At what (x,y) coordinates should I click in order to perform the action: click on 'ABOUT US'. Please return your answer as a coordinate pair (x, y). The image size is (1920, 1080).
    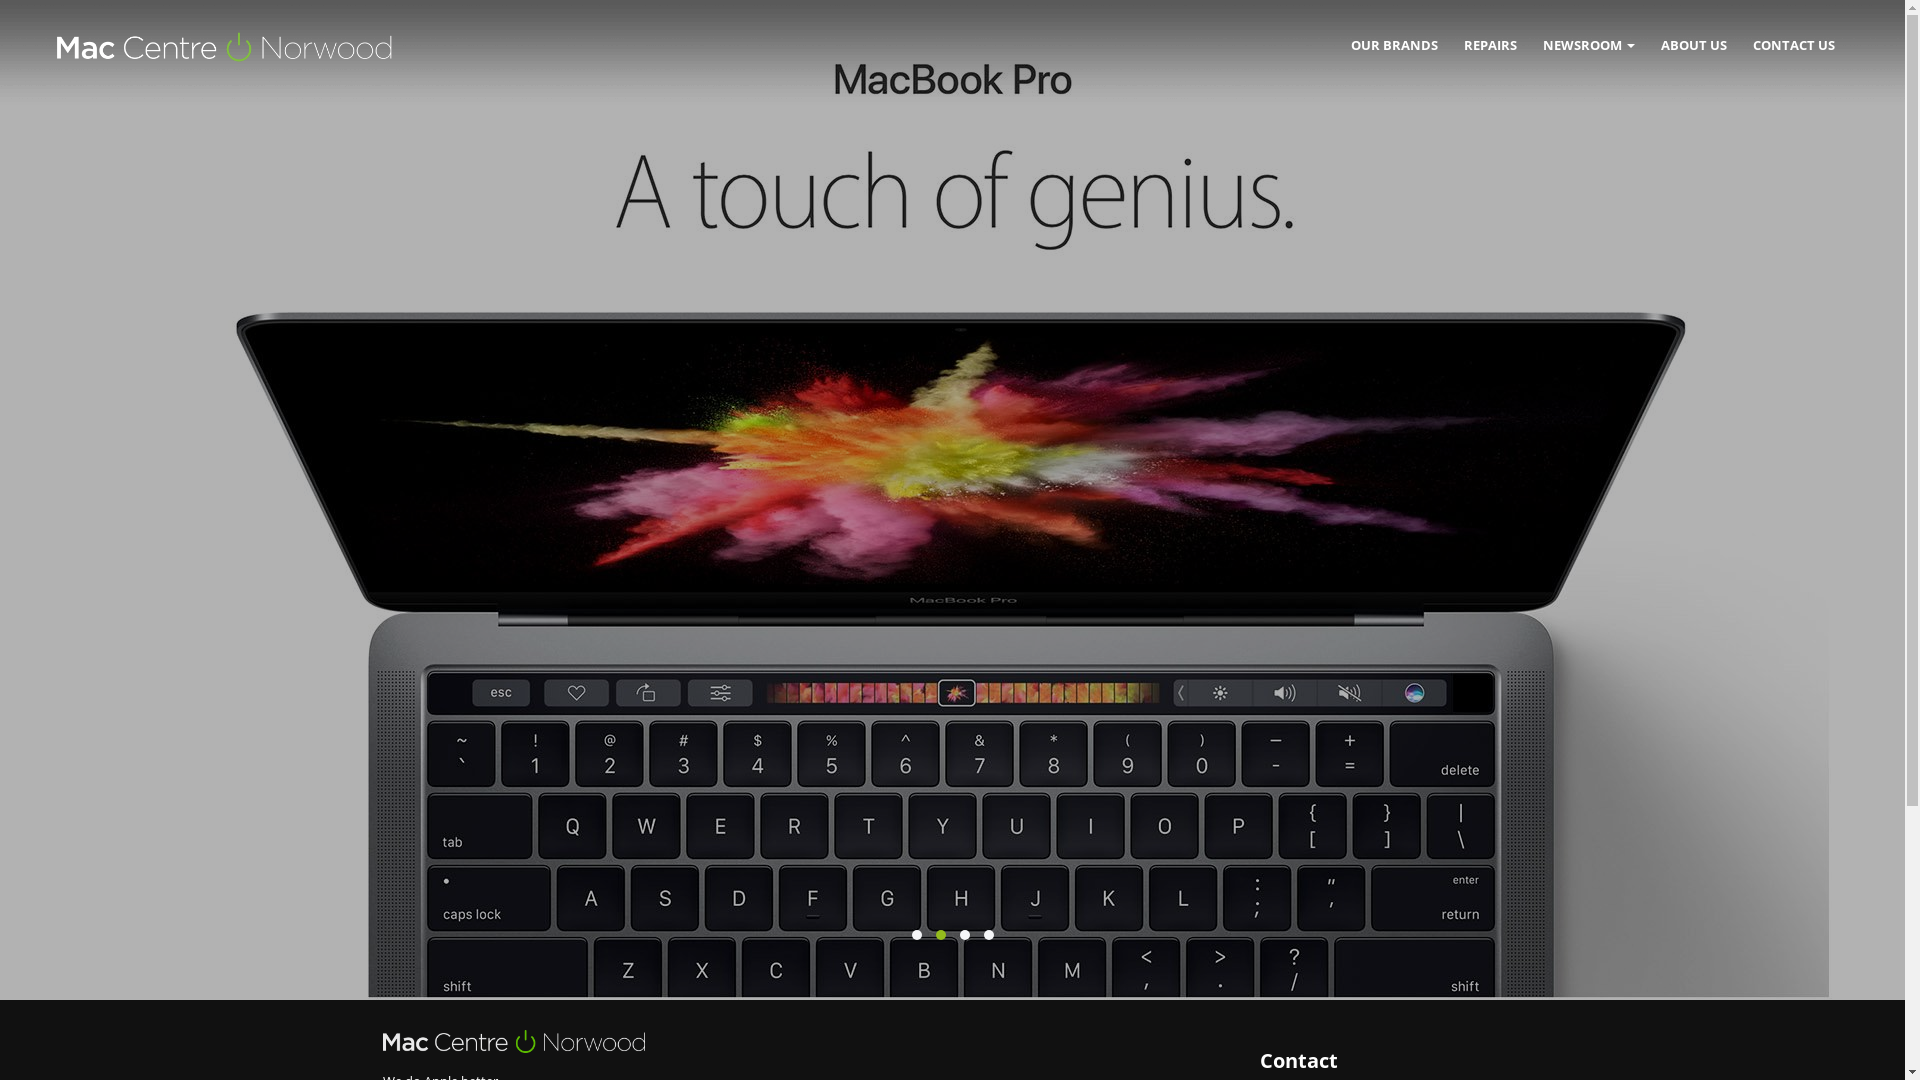
    Looking at the image, I should click on (1693, 45).